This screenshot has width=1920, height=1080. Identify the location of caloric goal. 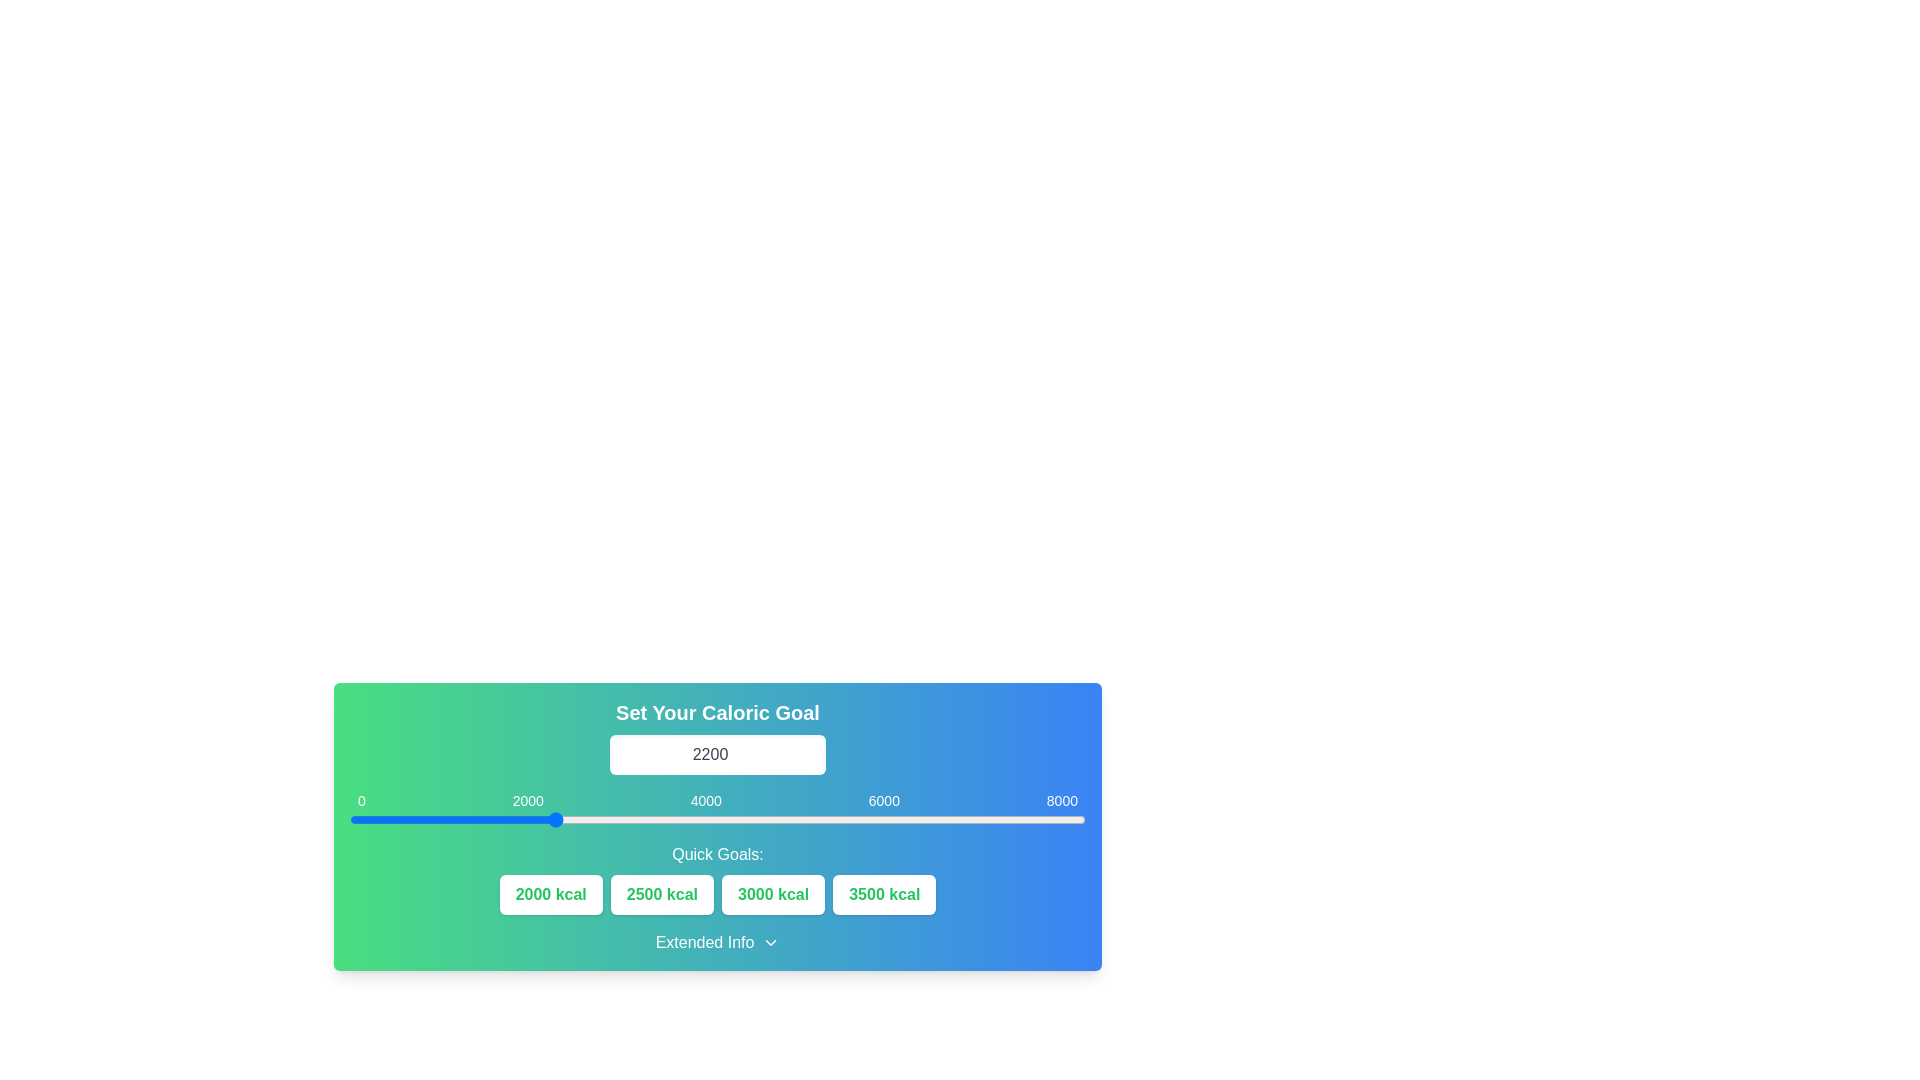
(1053, 820).